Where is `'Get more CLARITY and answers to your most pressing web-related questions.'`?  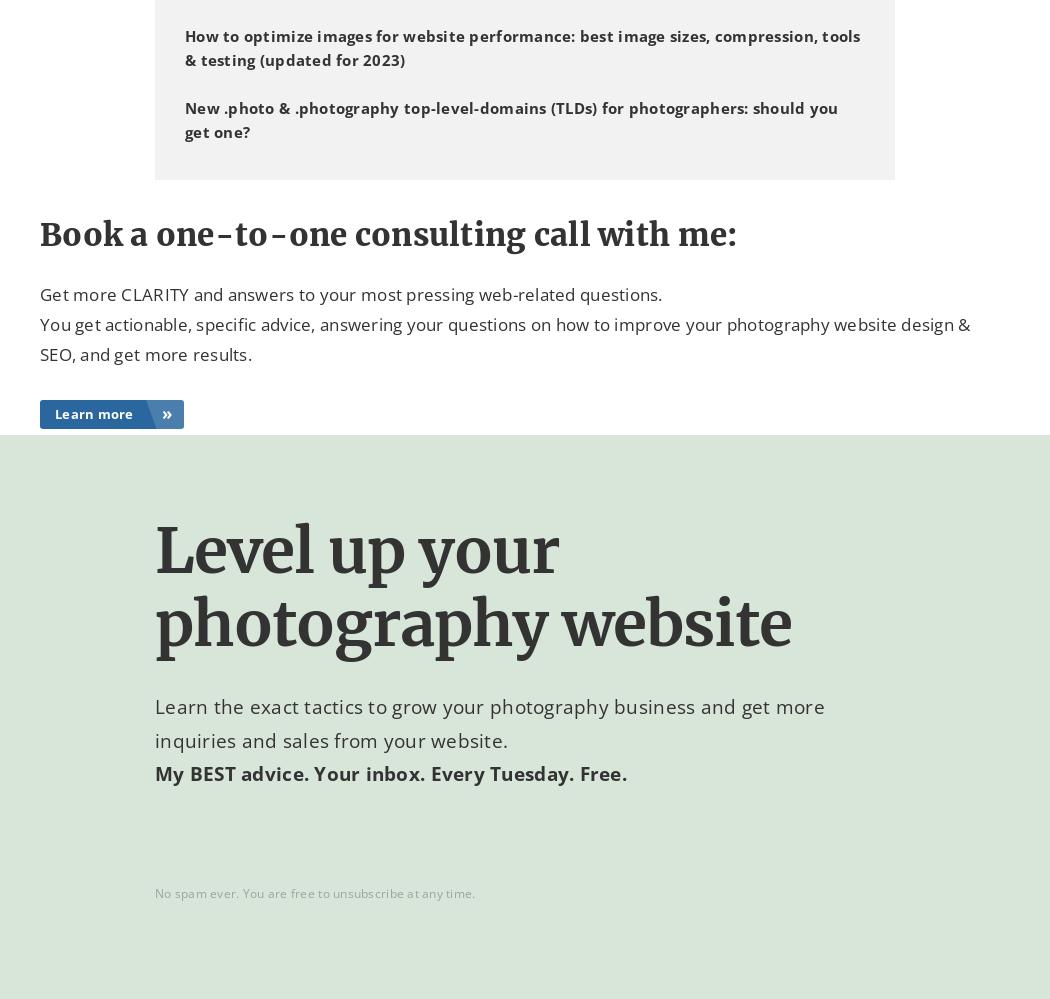 'Get more CLARITY and answers to your most pressing web-related questions.' is located at coordinates (350, 292).